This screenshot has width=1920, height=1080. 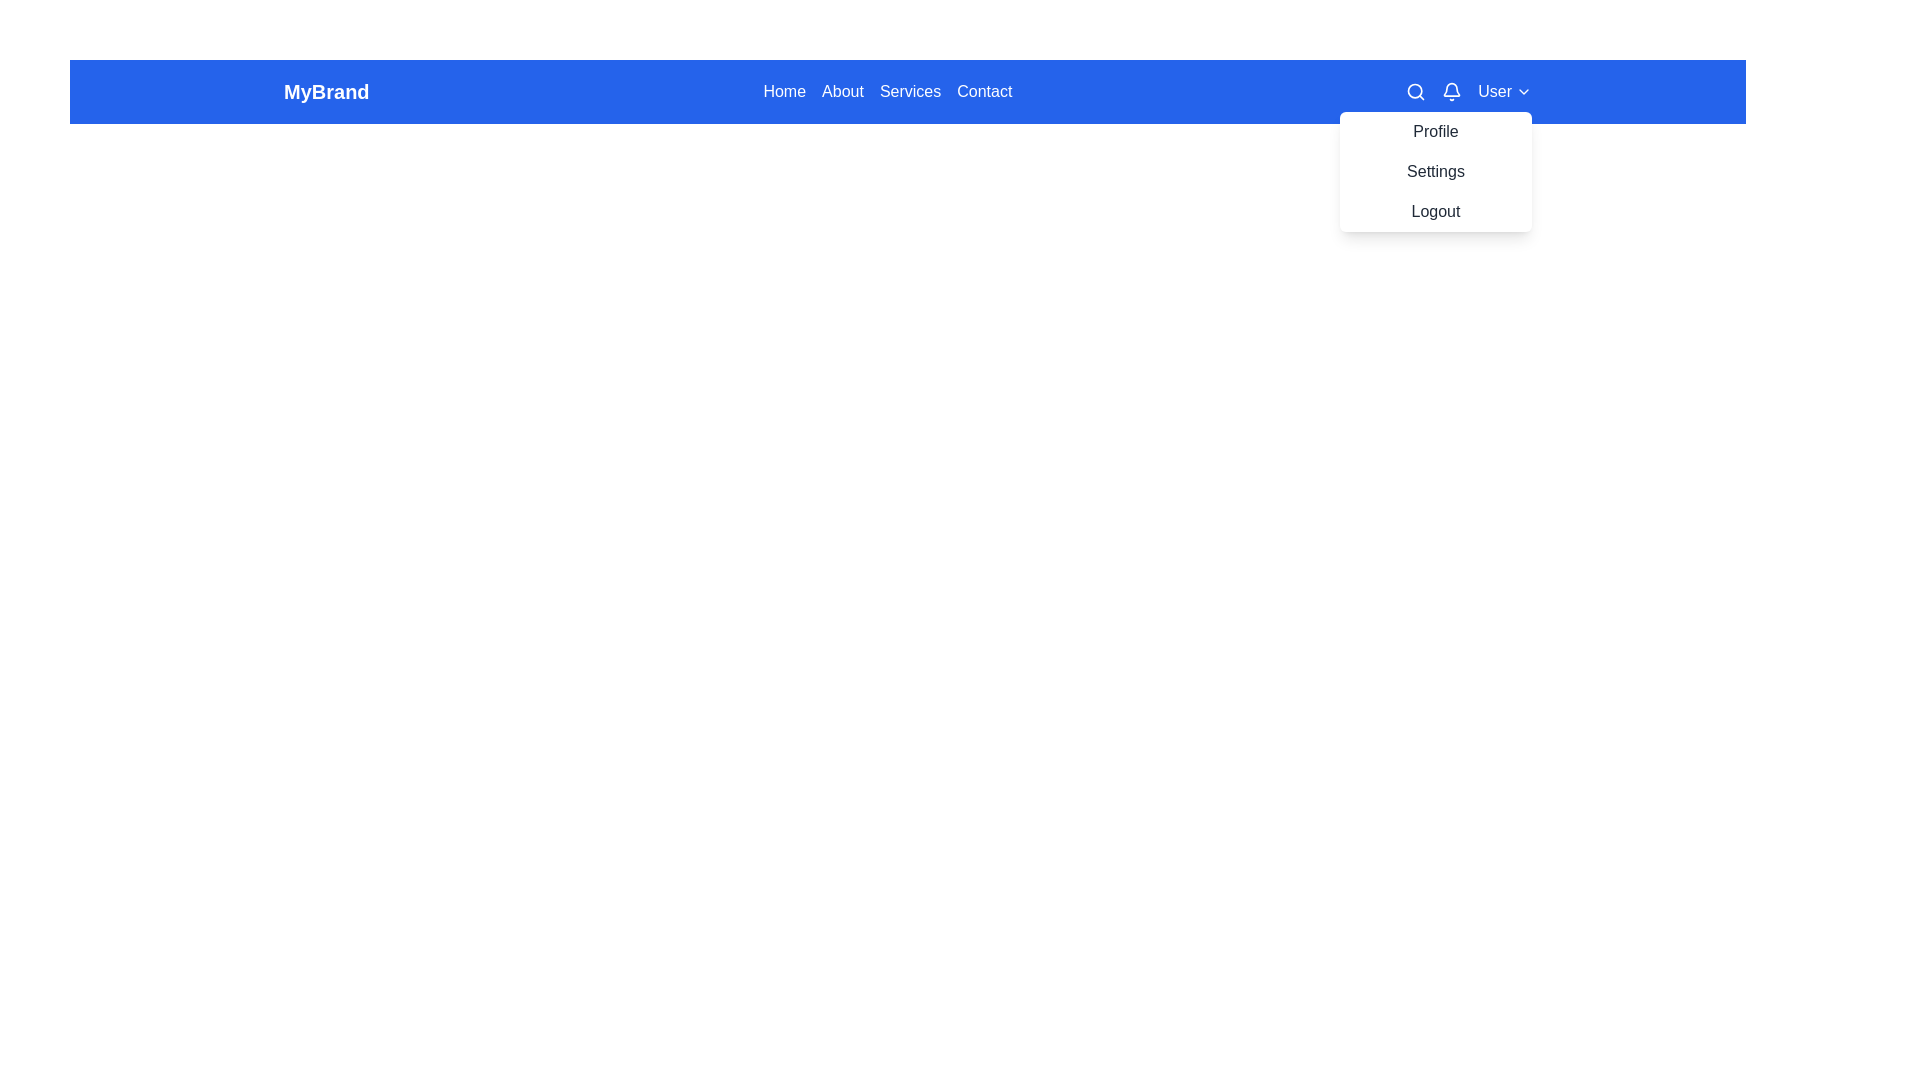 I want to click on the third navigation link labeled 'Services', so click(x=906, y=92).